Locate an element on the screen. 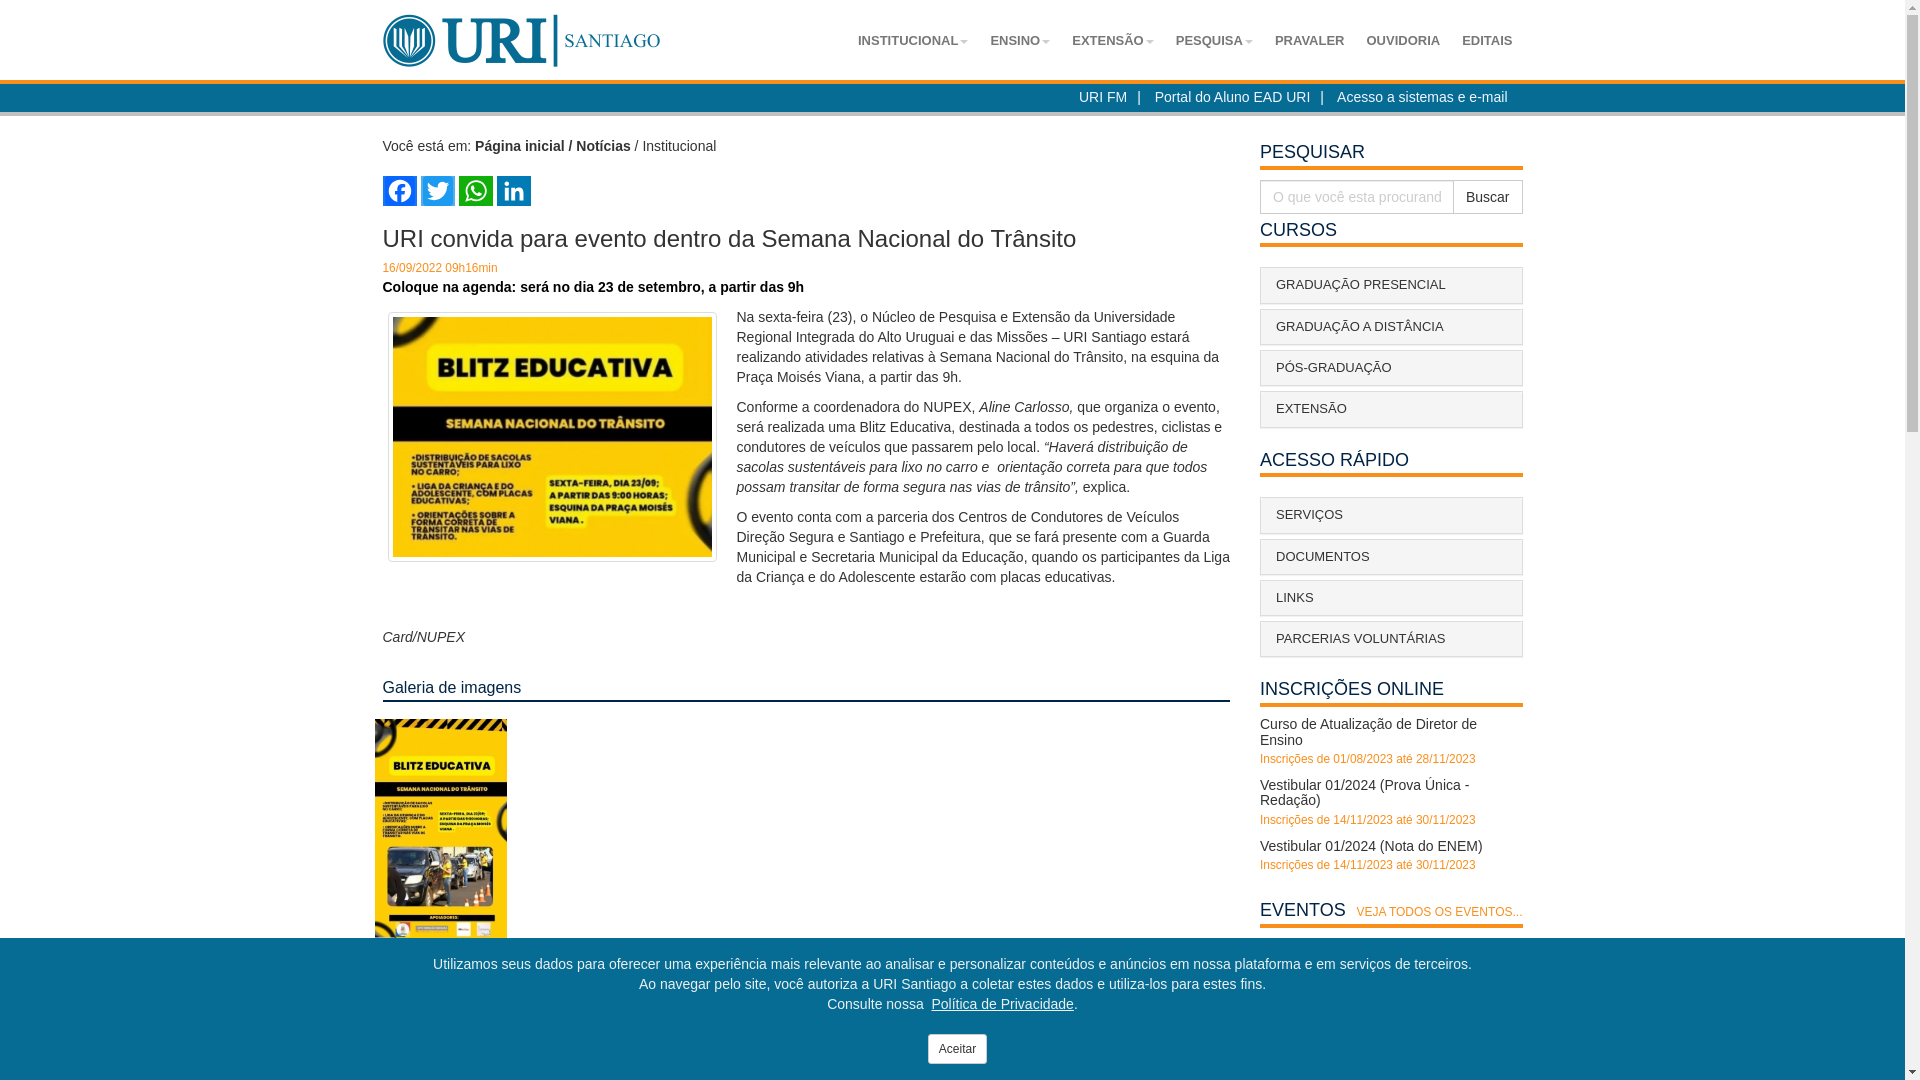 Image resolution: width=1920 pixels, height=1080 pixels. 'DOCUMENTOS' is located at coordinates (1390, 556).